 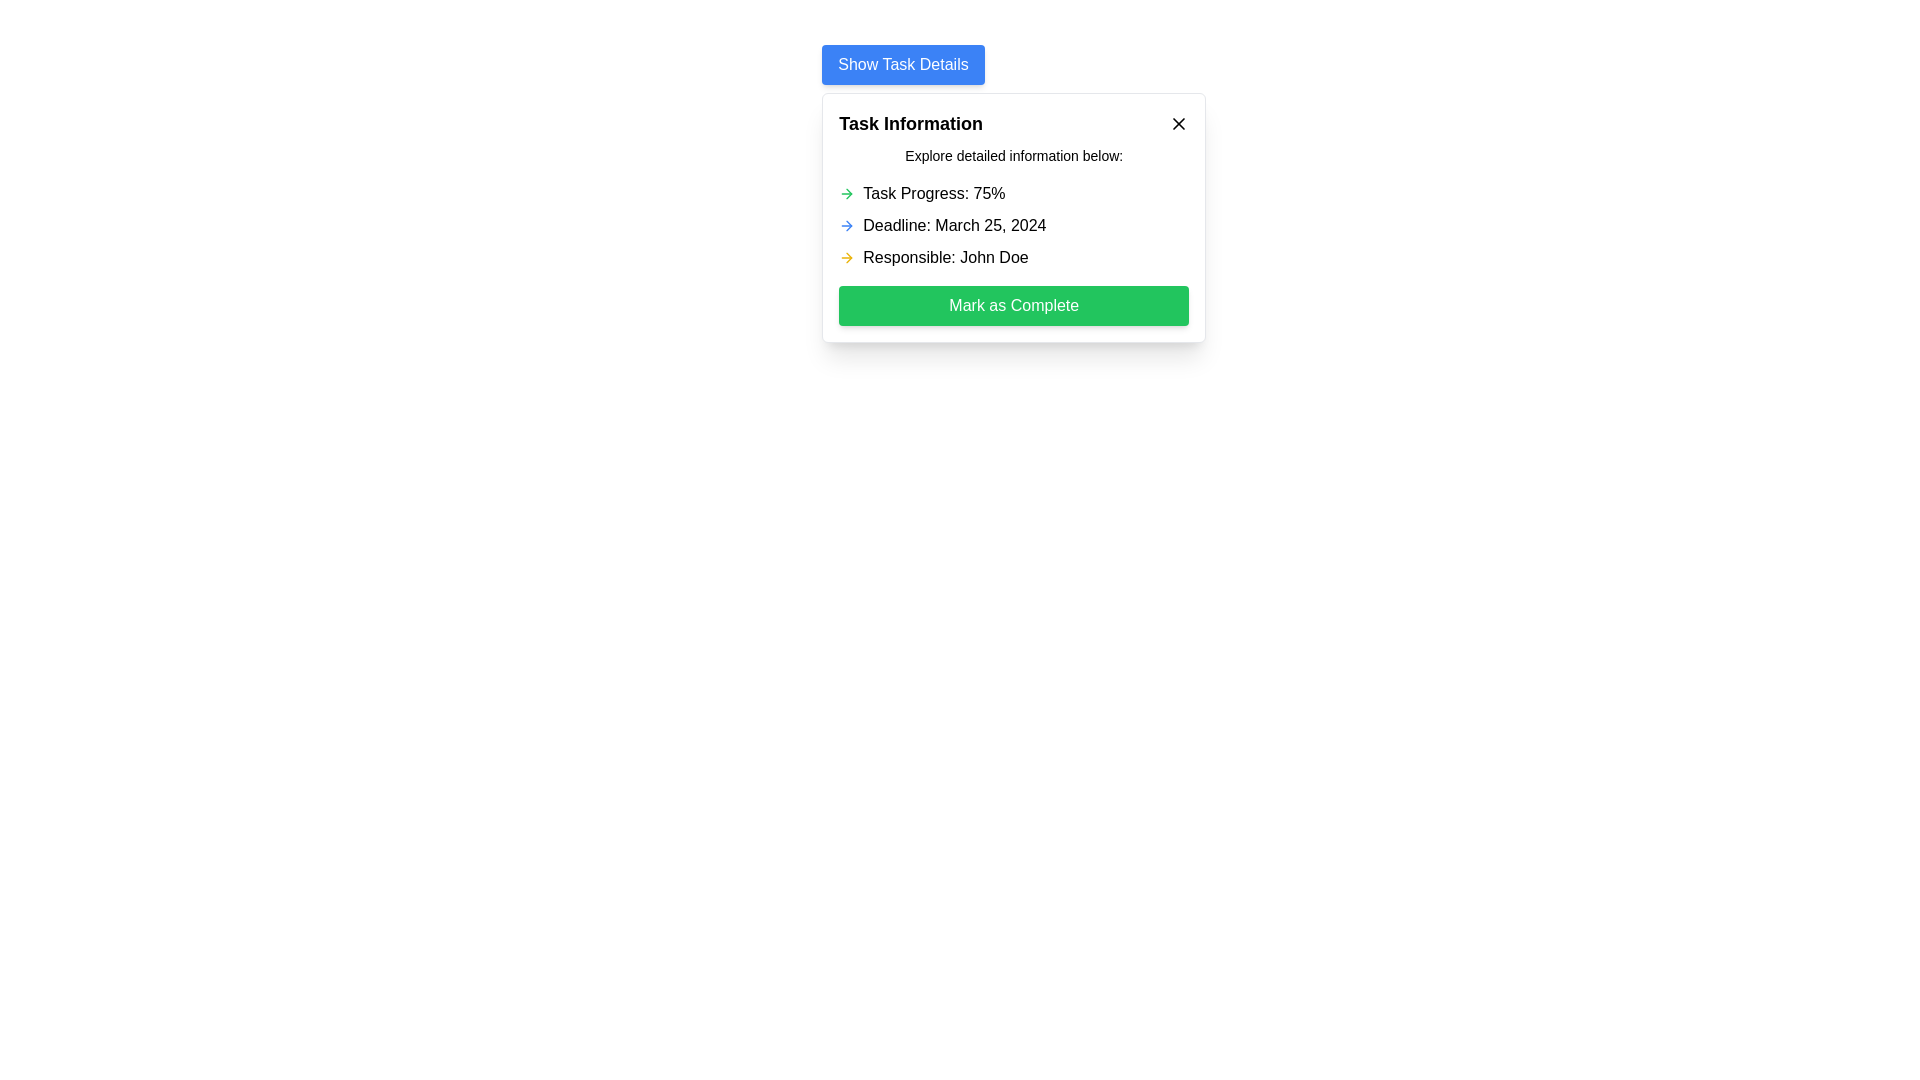 I want to click on styling and attributes of the yellow rightward-pointing arrow icon located to the left of the text 'Responsible: John Doe' within the 'Task Information' card, so click(x=847, y=257).